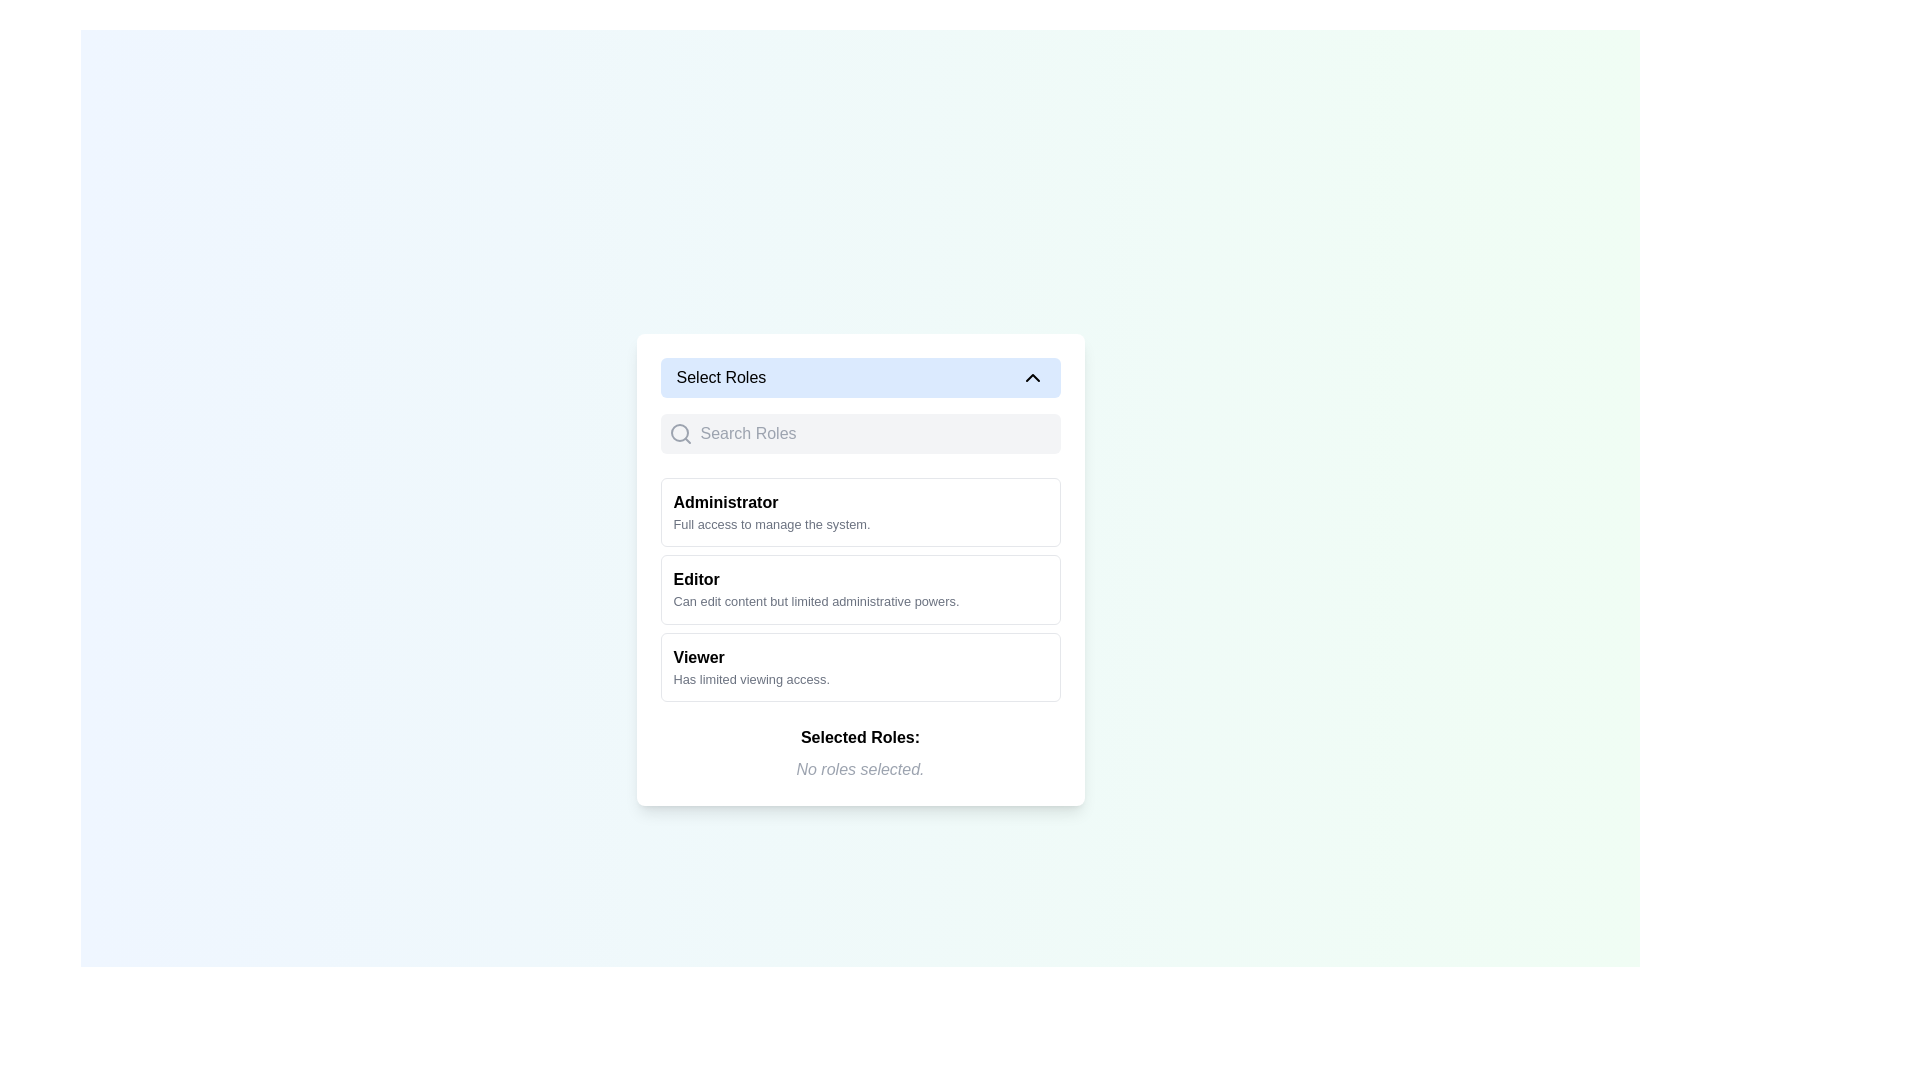  I want to click on the 'Viewer' role selection option located at the bottom of the 'Select Roles' list, so click(860, 667).